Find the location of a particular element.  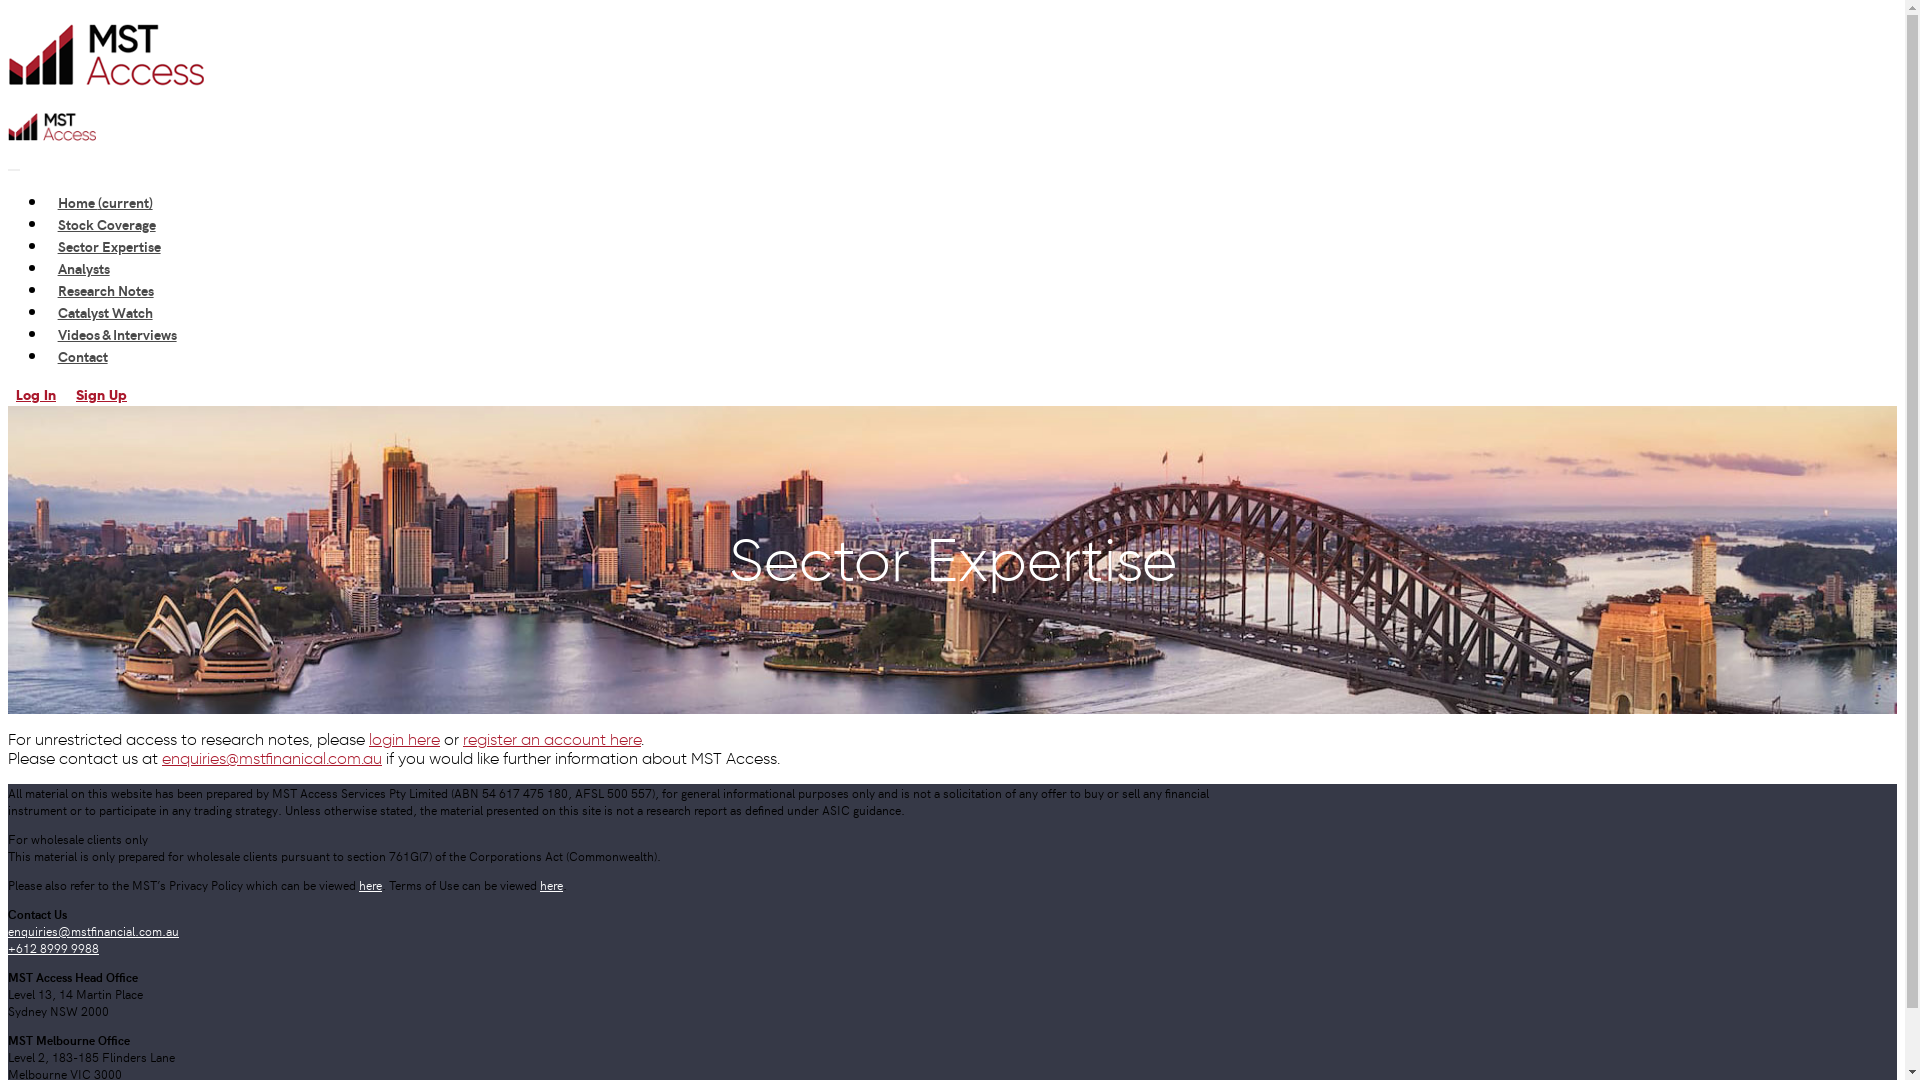

'register an account here' is located at coordinates (552, 739).